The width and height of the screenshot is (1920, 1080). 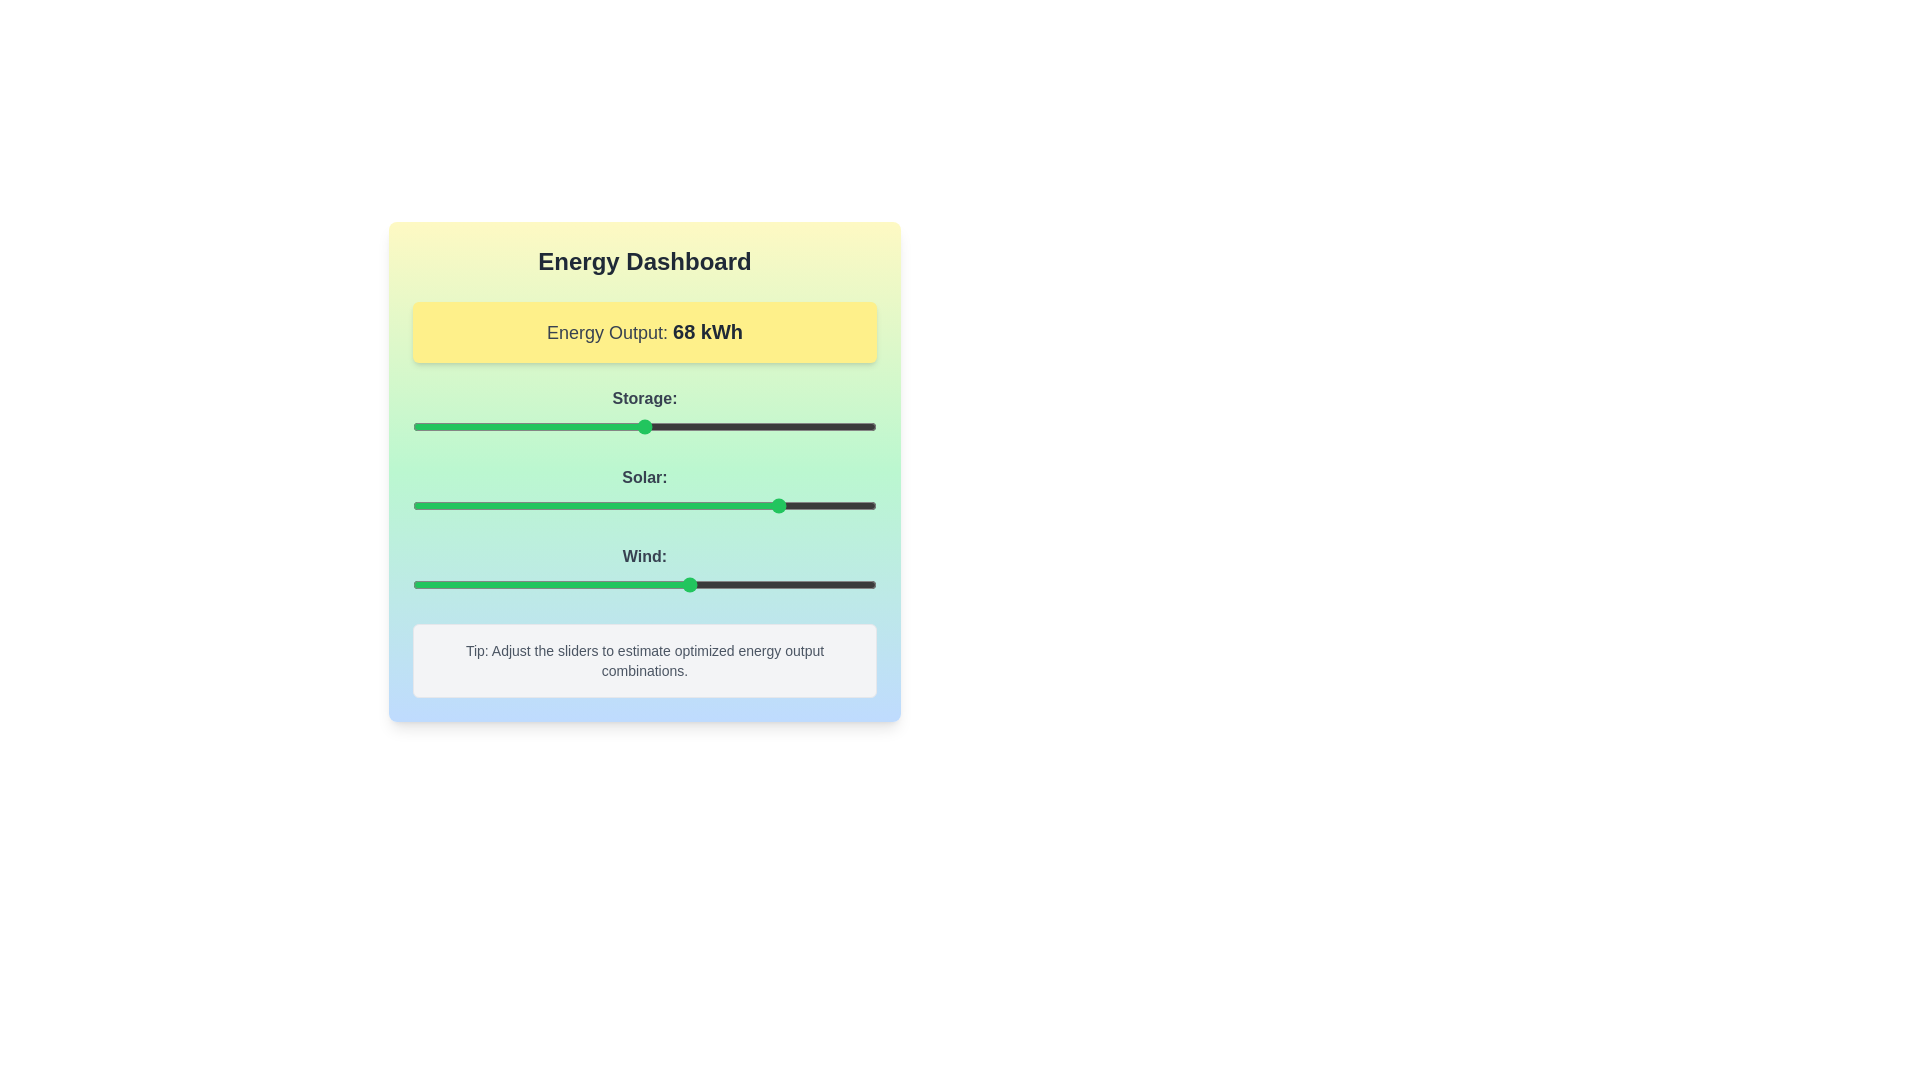 What do you see at coordinates (467, 585) in the screenshot?
I see `the 'Wind' slider to set its value to 12` at bounding box center [467, 585].